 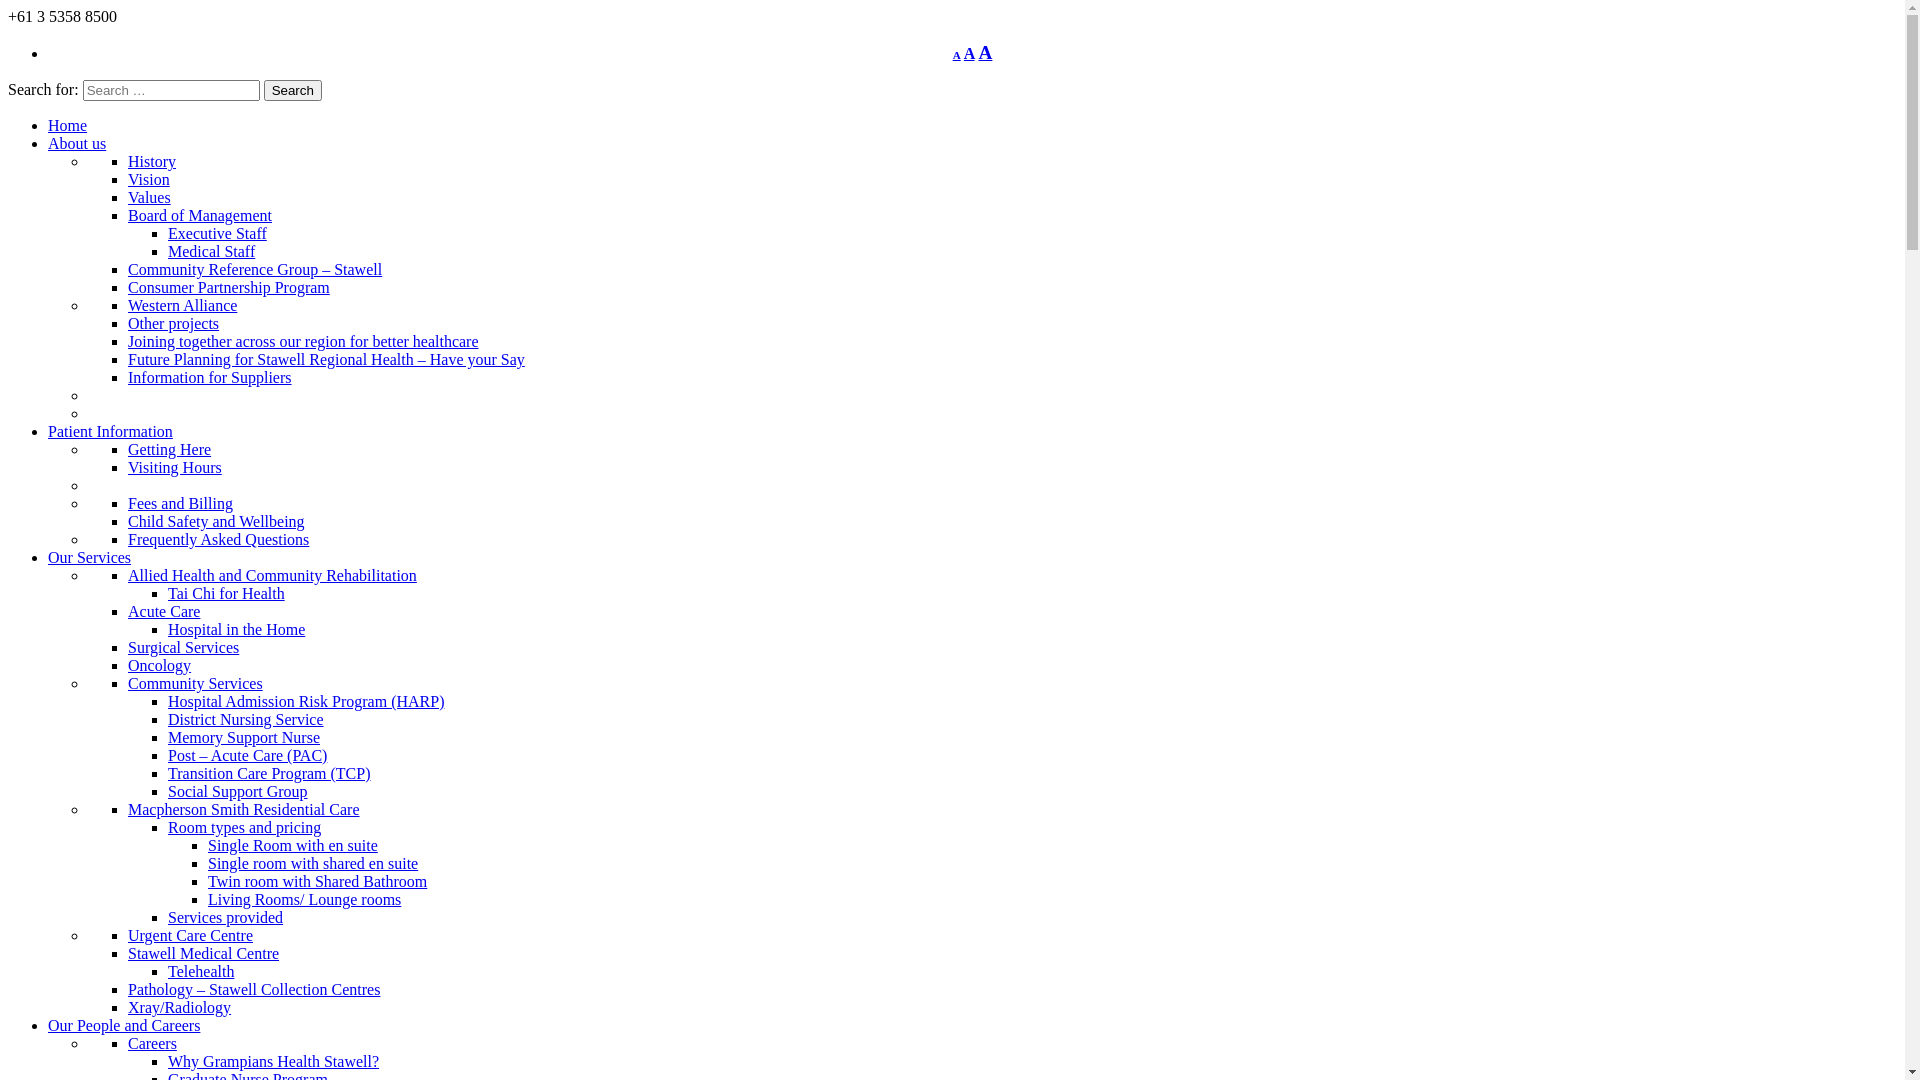 I want to click on 'Memory Support Nurse', so click(x=243, y=737).